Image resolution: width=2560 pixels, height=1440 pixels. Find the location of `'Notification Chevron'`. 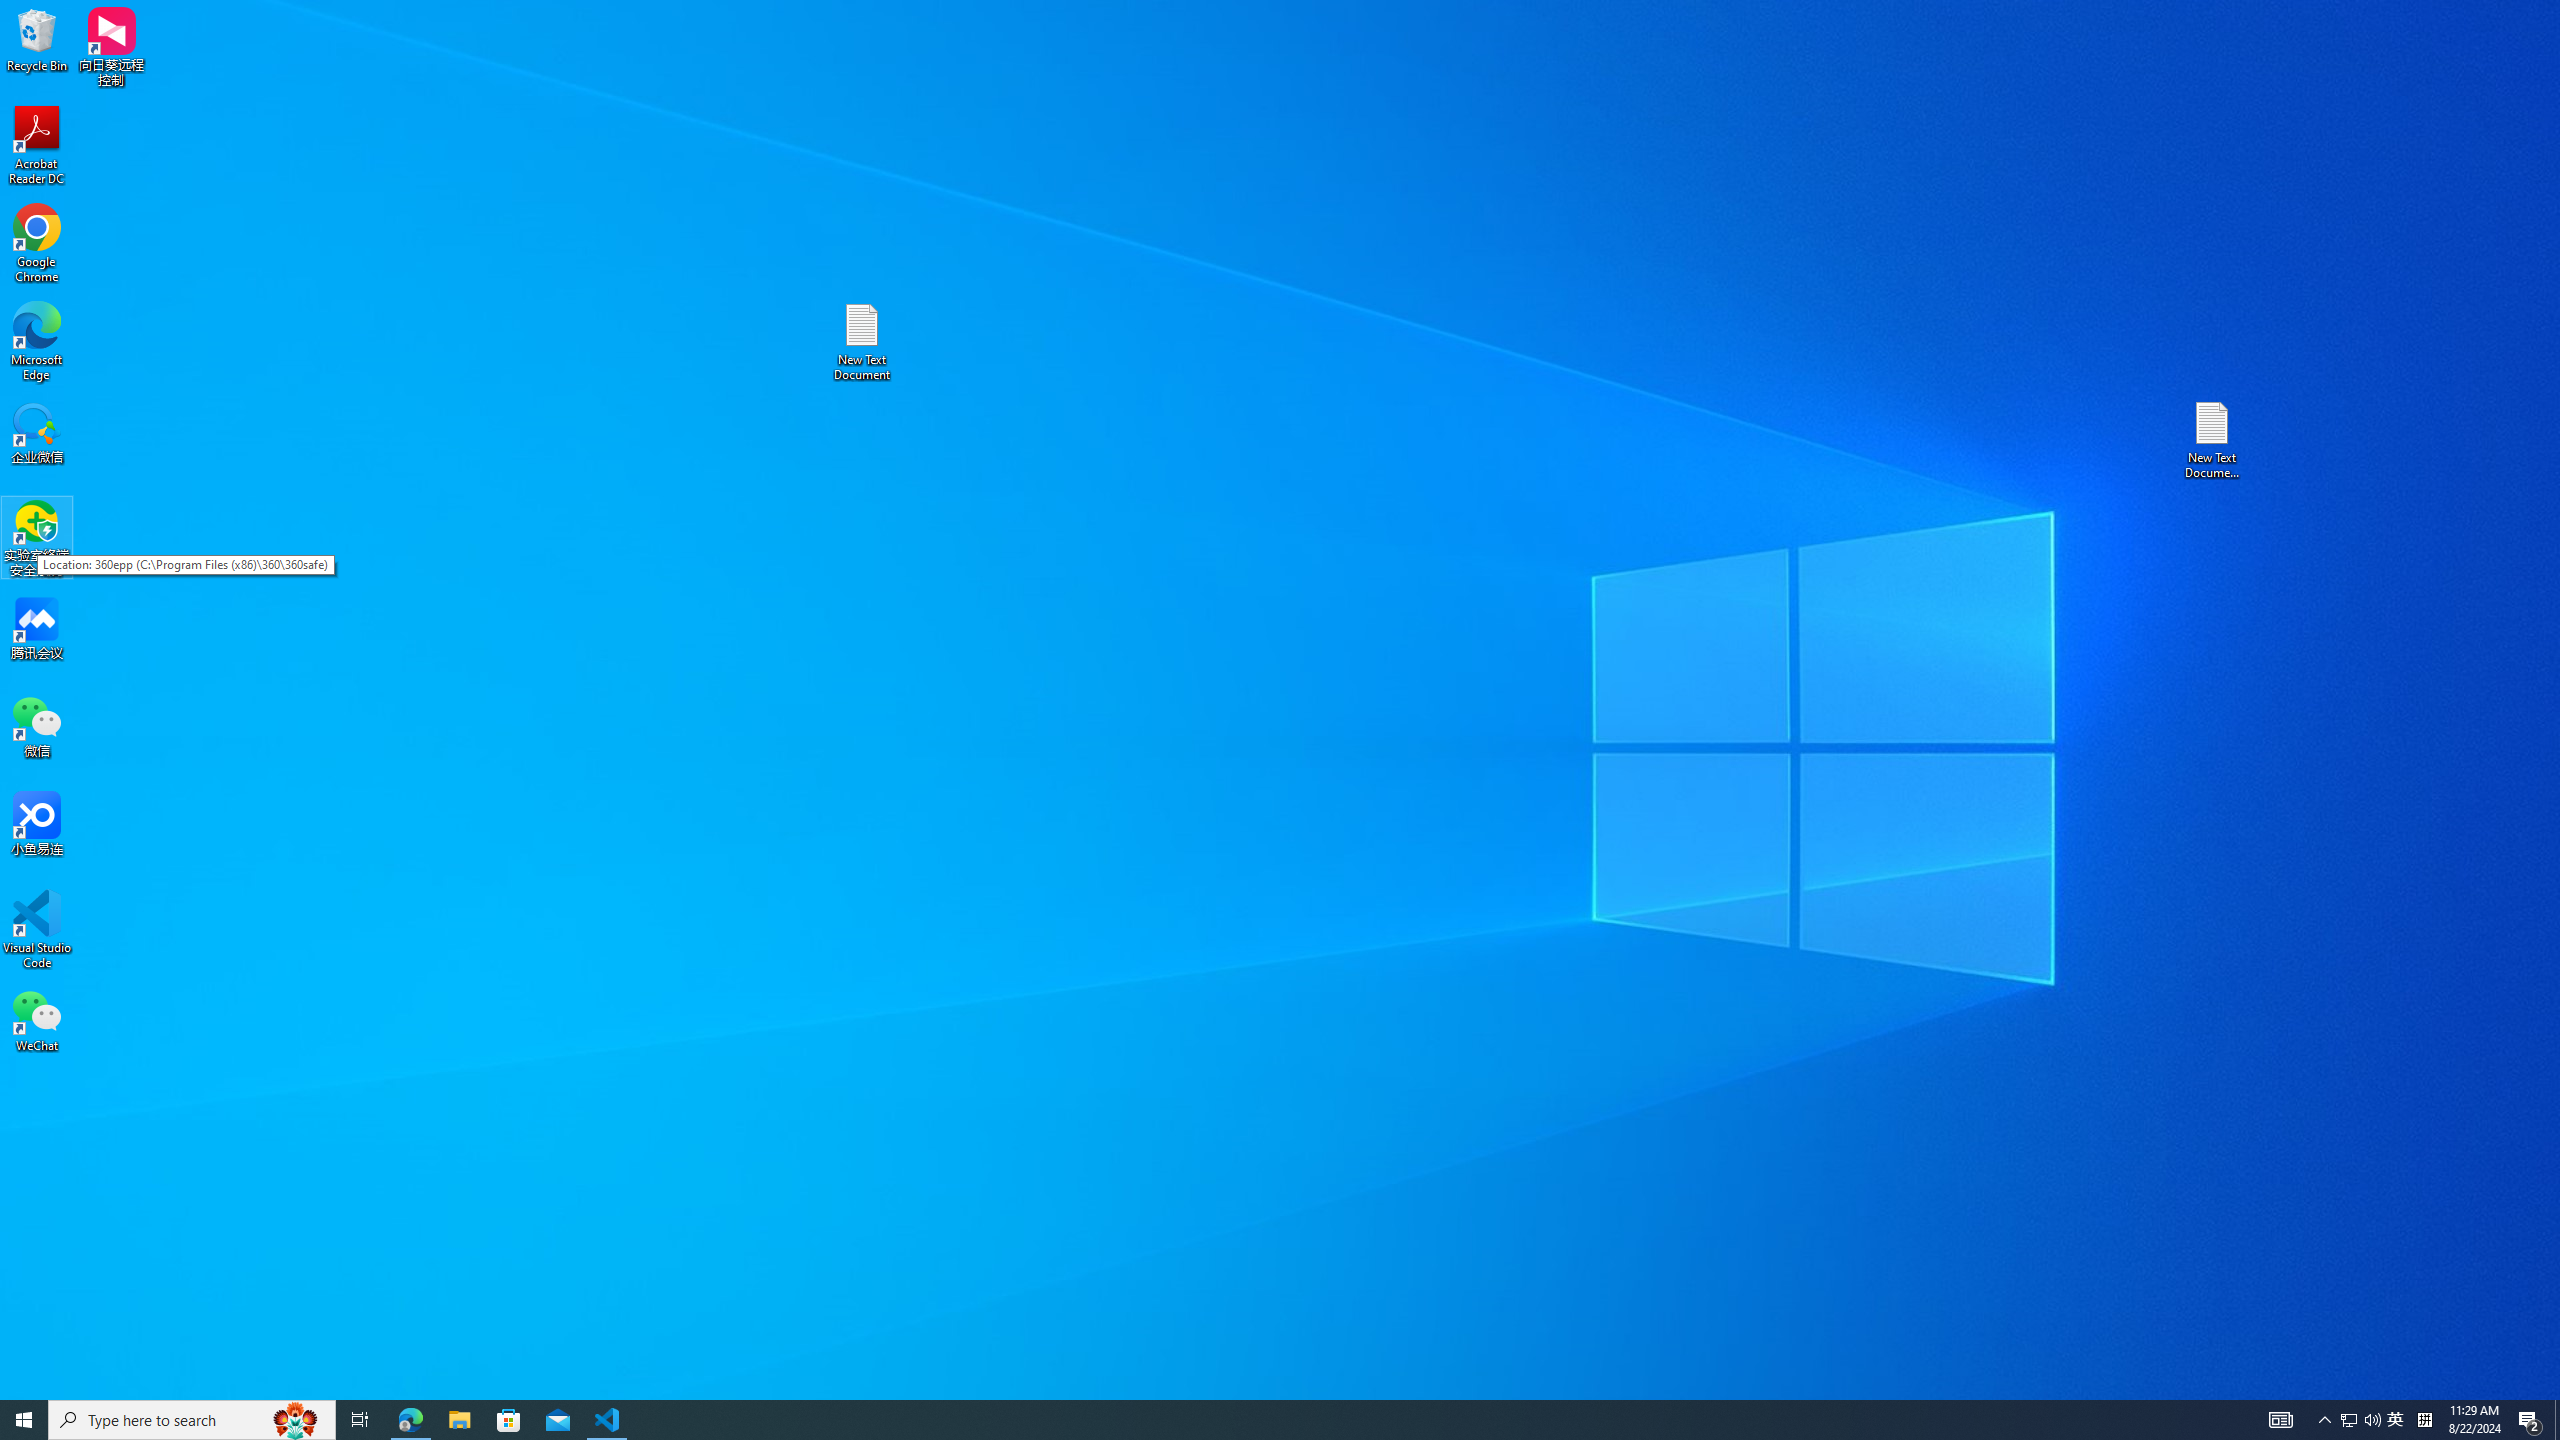

'Notification Chevron' is located at coordinates (2324, 1418).